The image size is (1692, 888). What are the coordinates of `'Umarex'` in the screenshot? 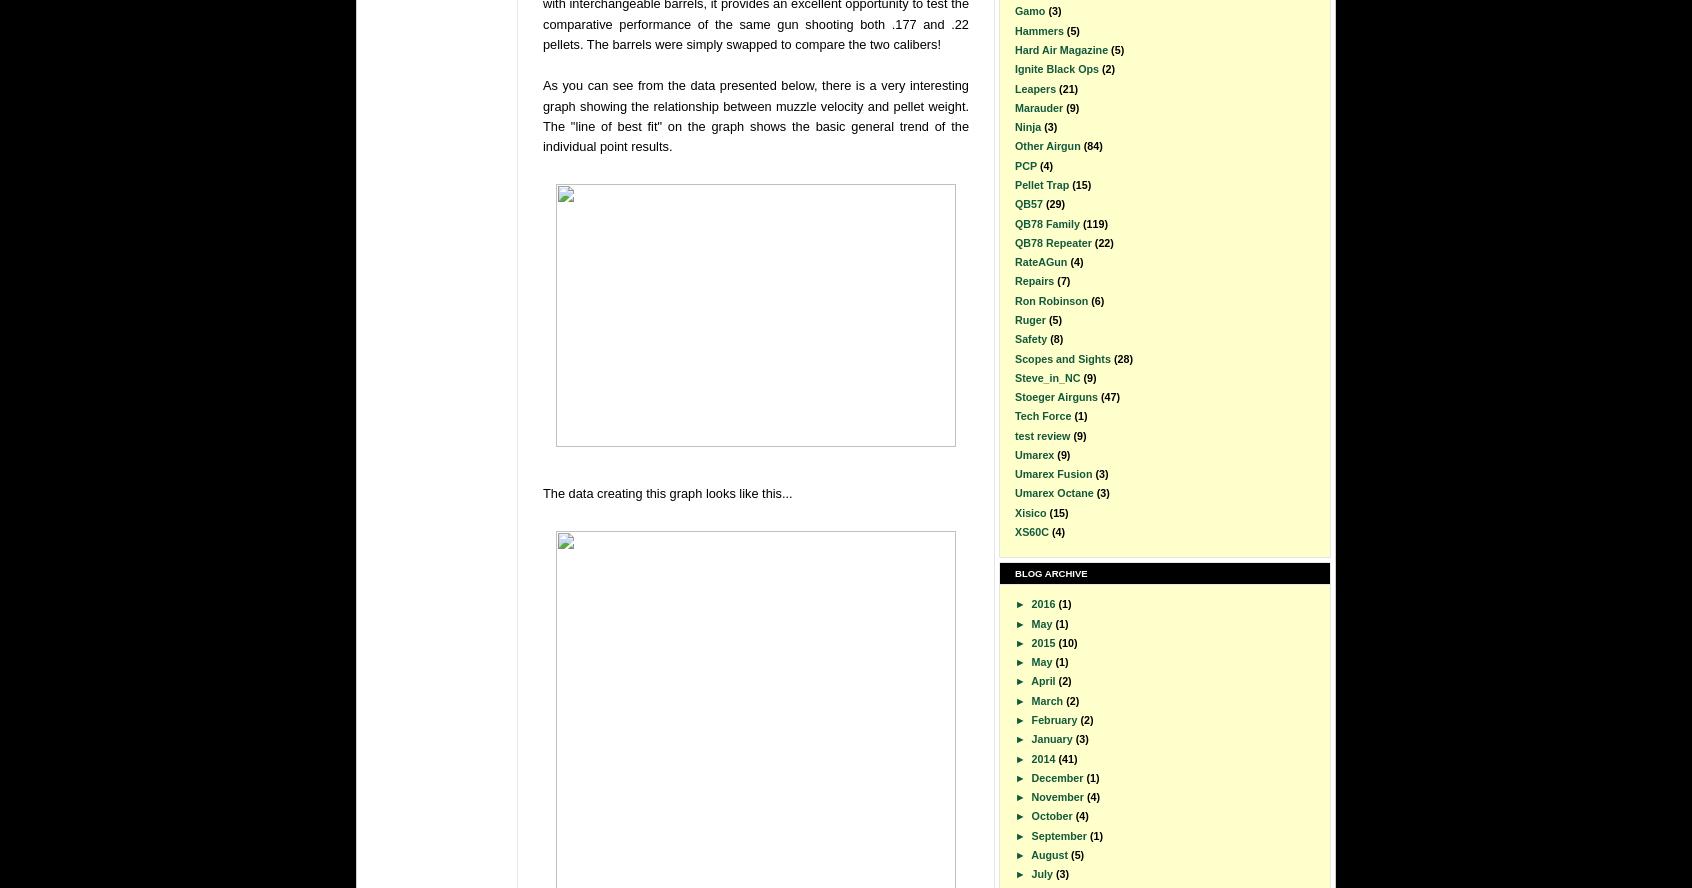 It's located at (1033, 454).